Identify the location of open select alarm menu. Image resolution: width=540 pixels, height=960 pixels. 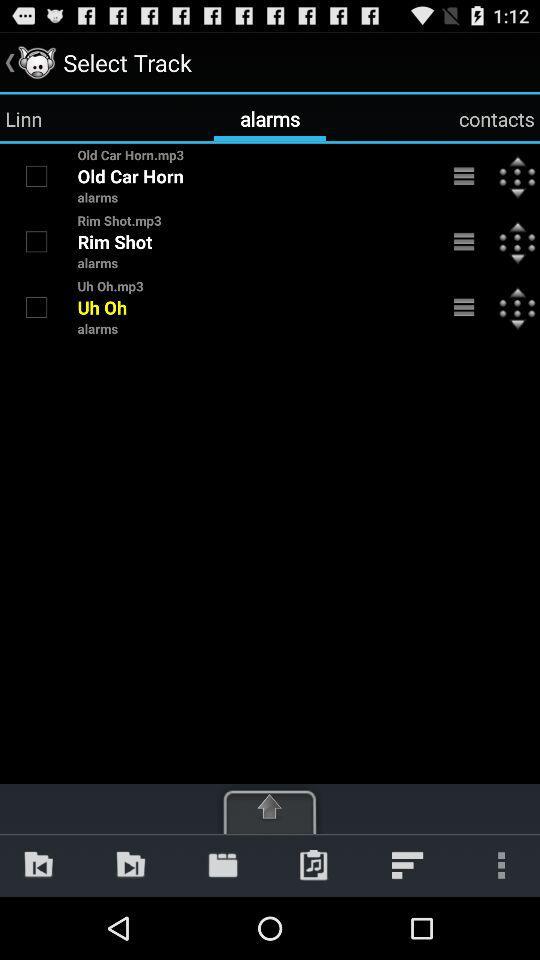
(464, 240).